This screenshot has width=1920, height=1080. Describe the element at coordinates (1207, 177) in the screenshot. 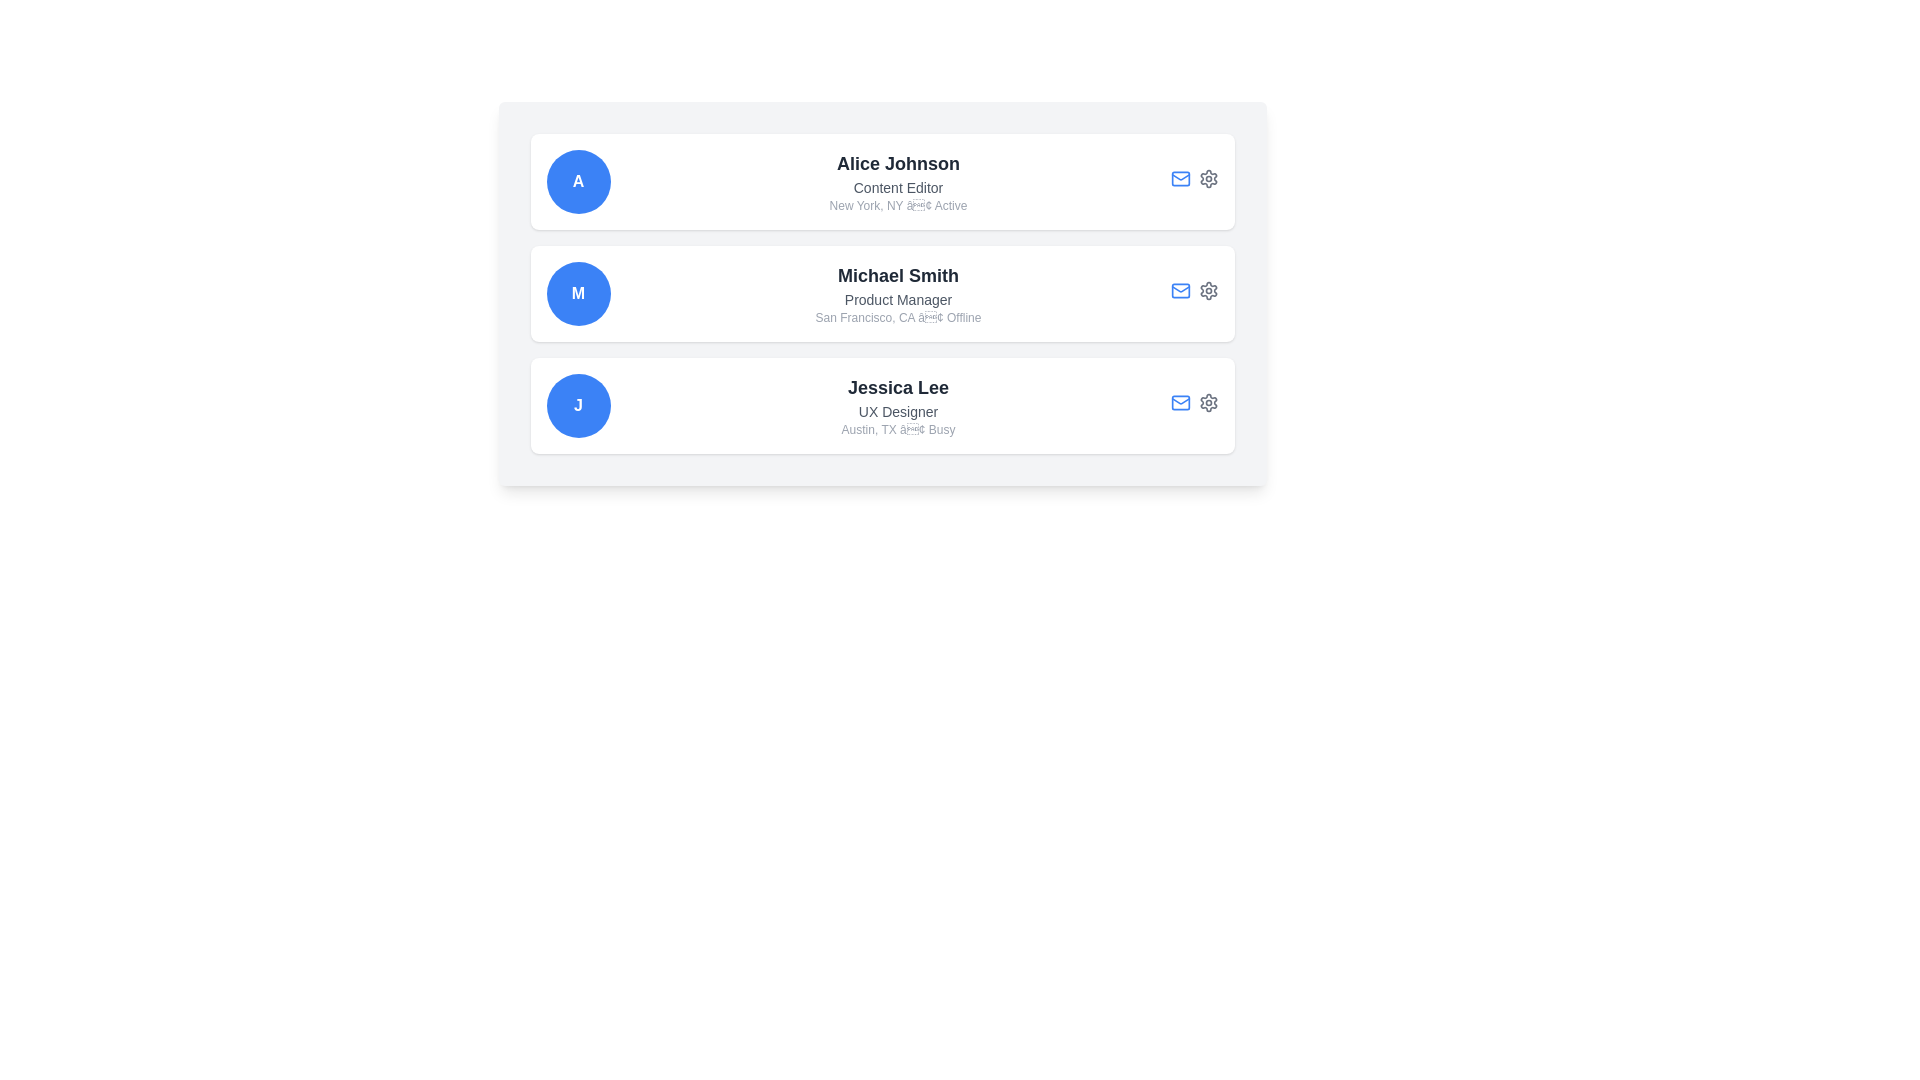

I see `the Icon Button located in the top-right corner of the section containing information about Alice Johnson` at that location.